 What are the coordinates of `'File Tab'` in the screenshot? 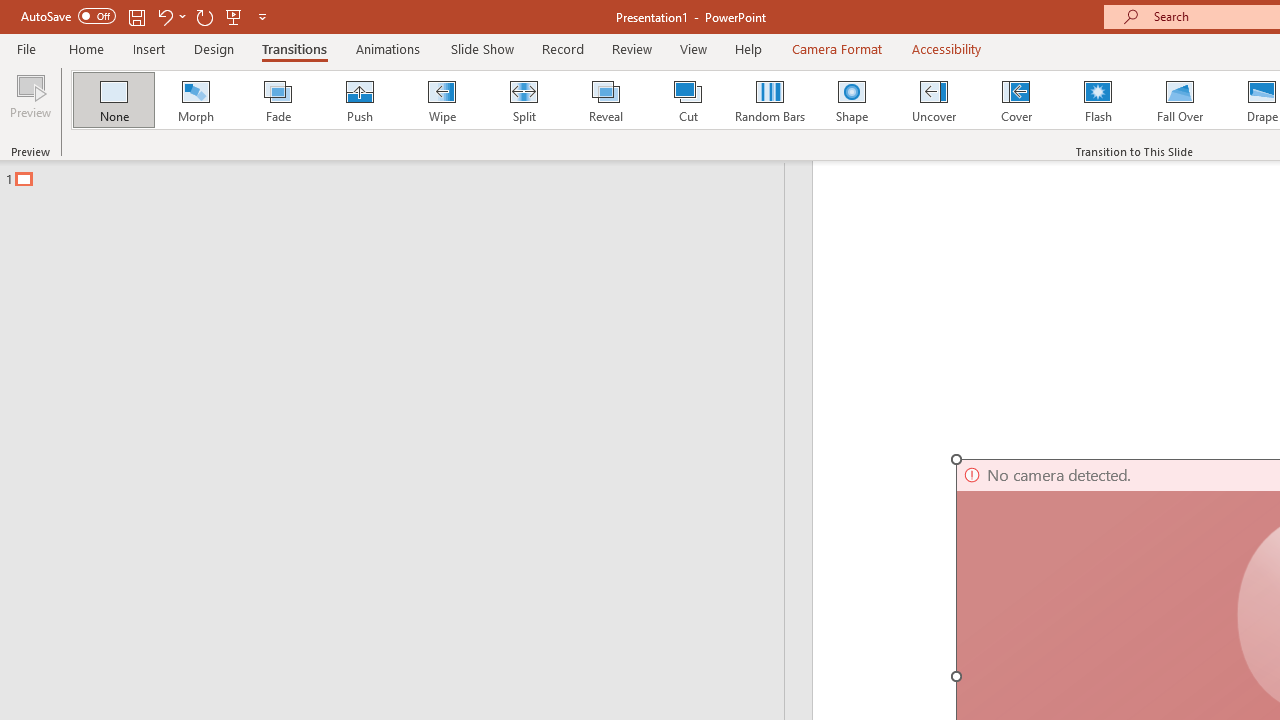 It's located at (26, 47).